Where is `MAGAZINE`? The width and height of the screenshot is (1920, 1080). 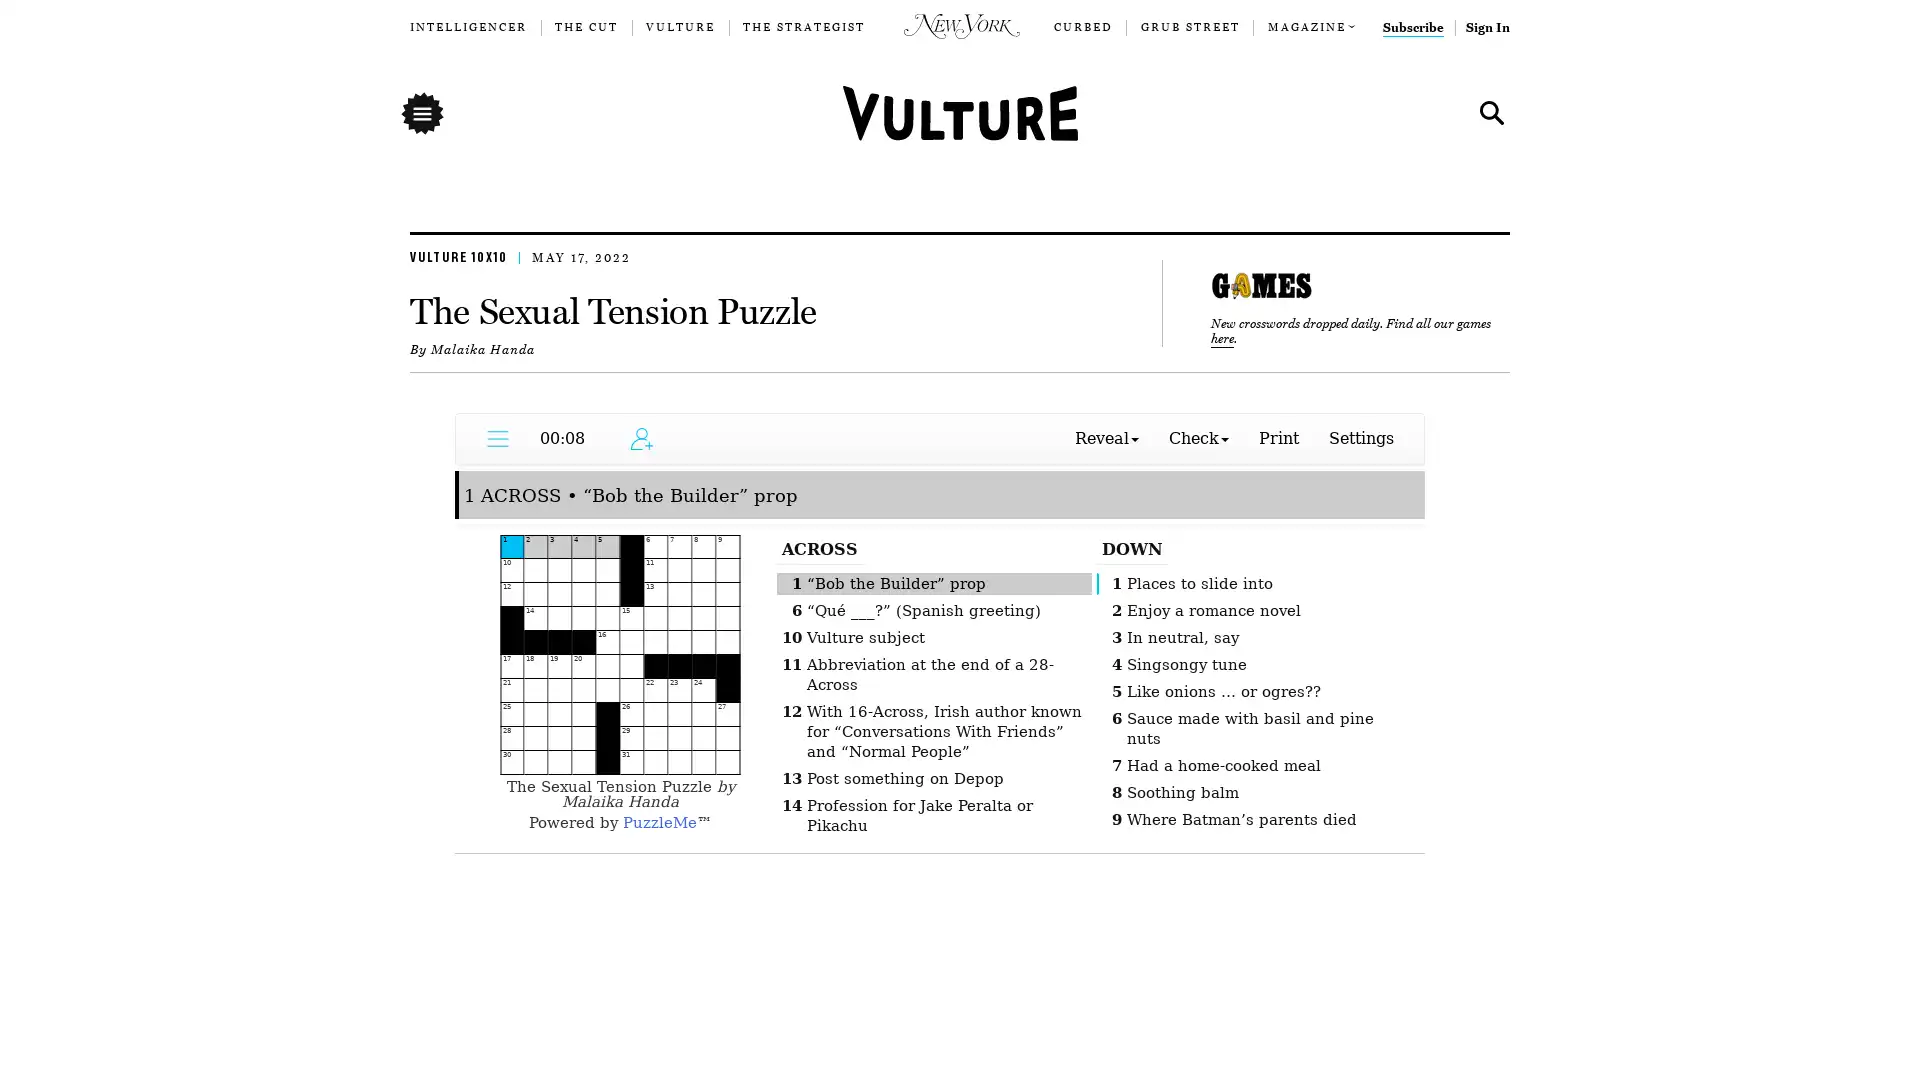
MAGAZINE is located at coordinates (1305, 27).